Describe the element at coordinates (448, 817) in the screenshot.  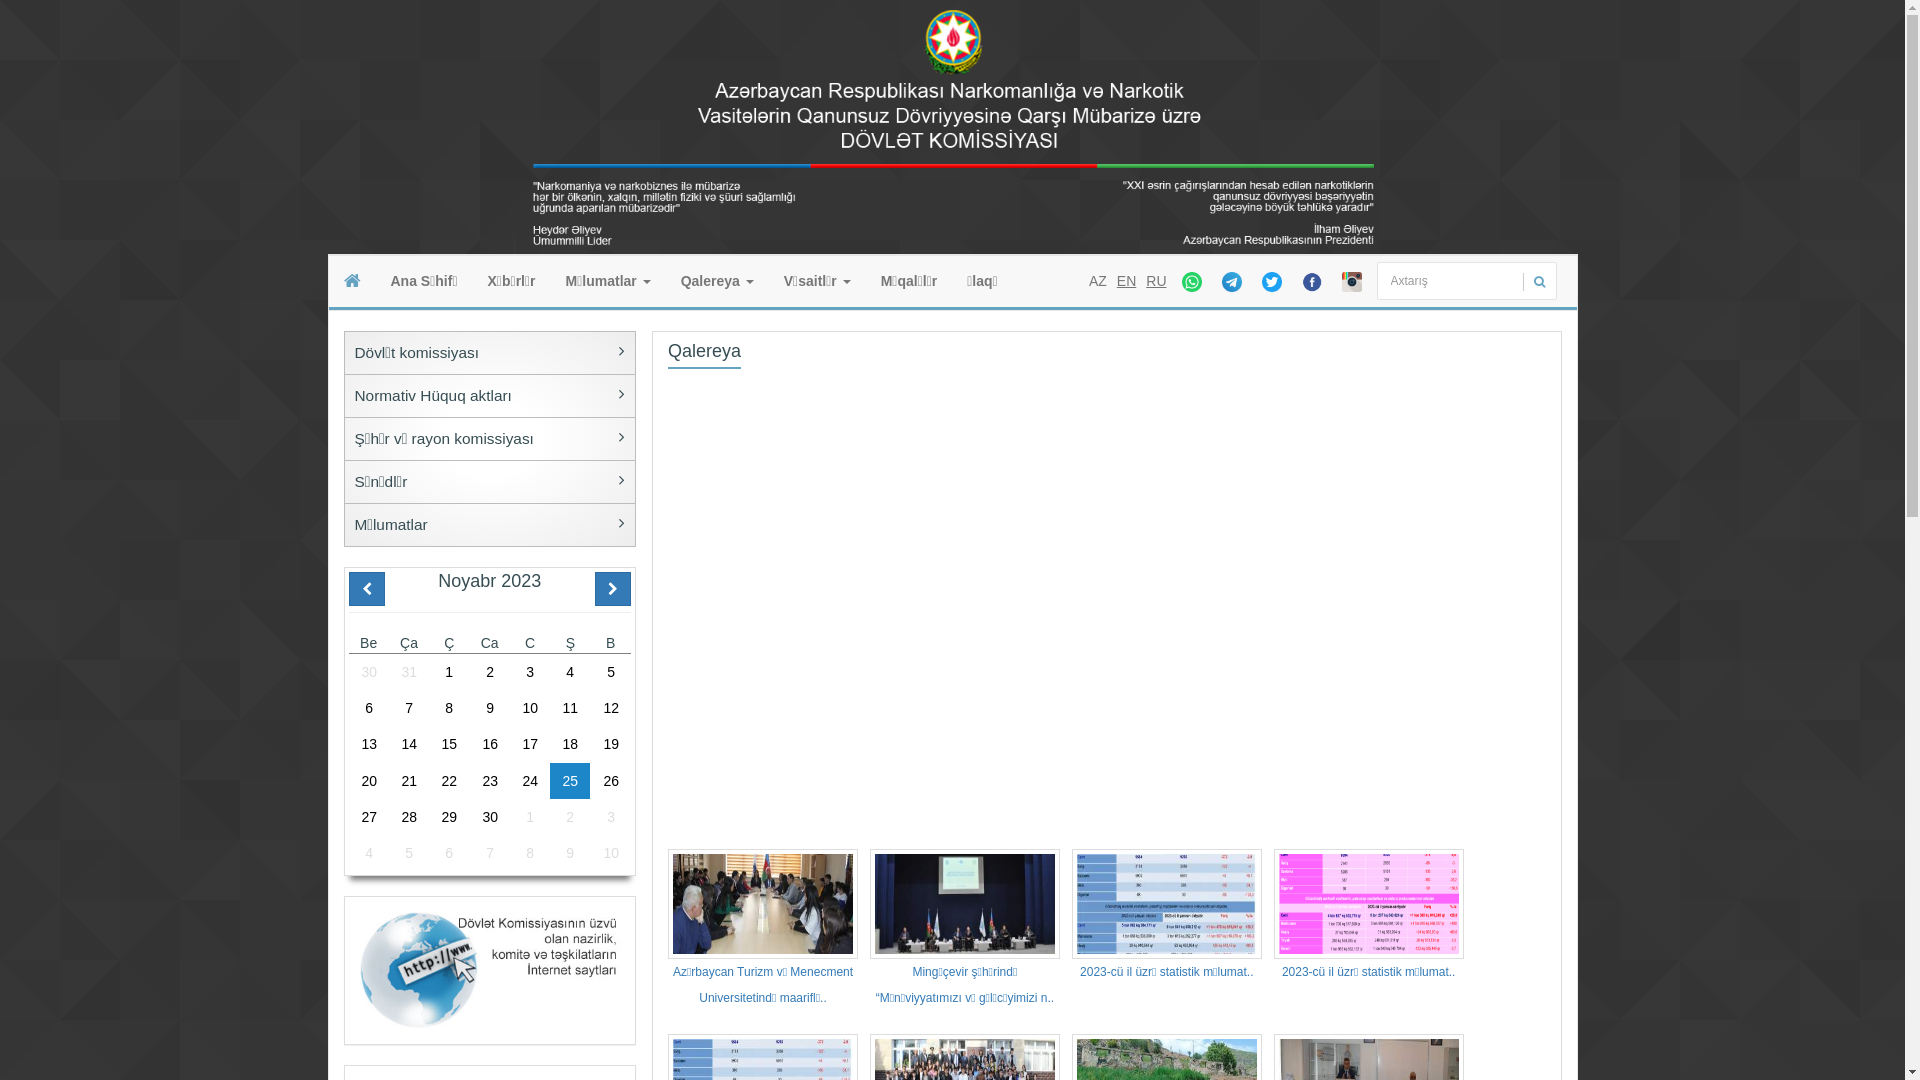
I see `'29'` at that location.